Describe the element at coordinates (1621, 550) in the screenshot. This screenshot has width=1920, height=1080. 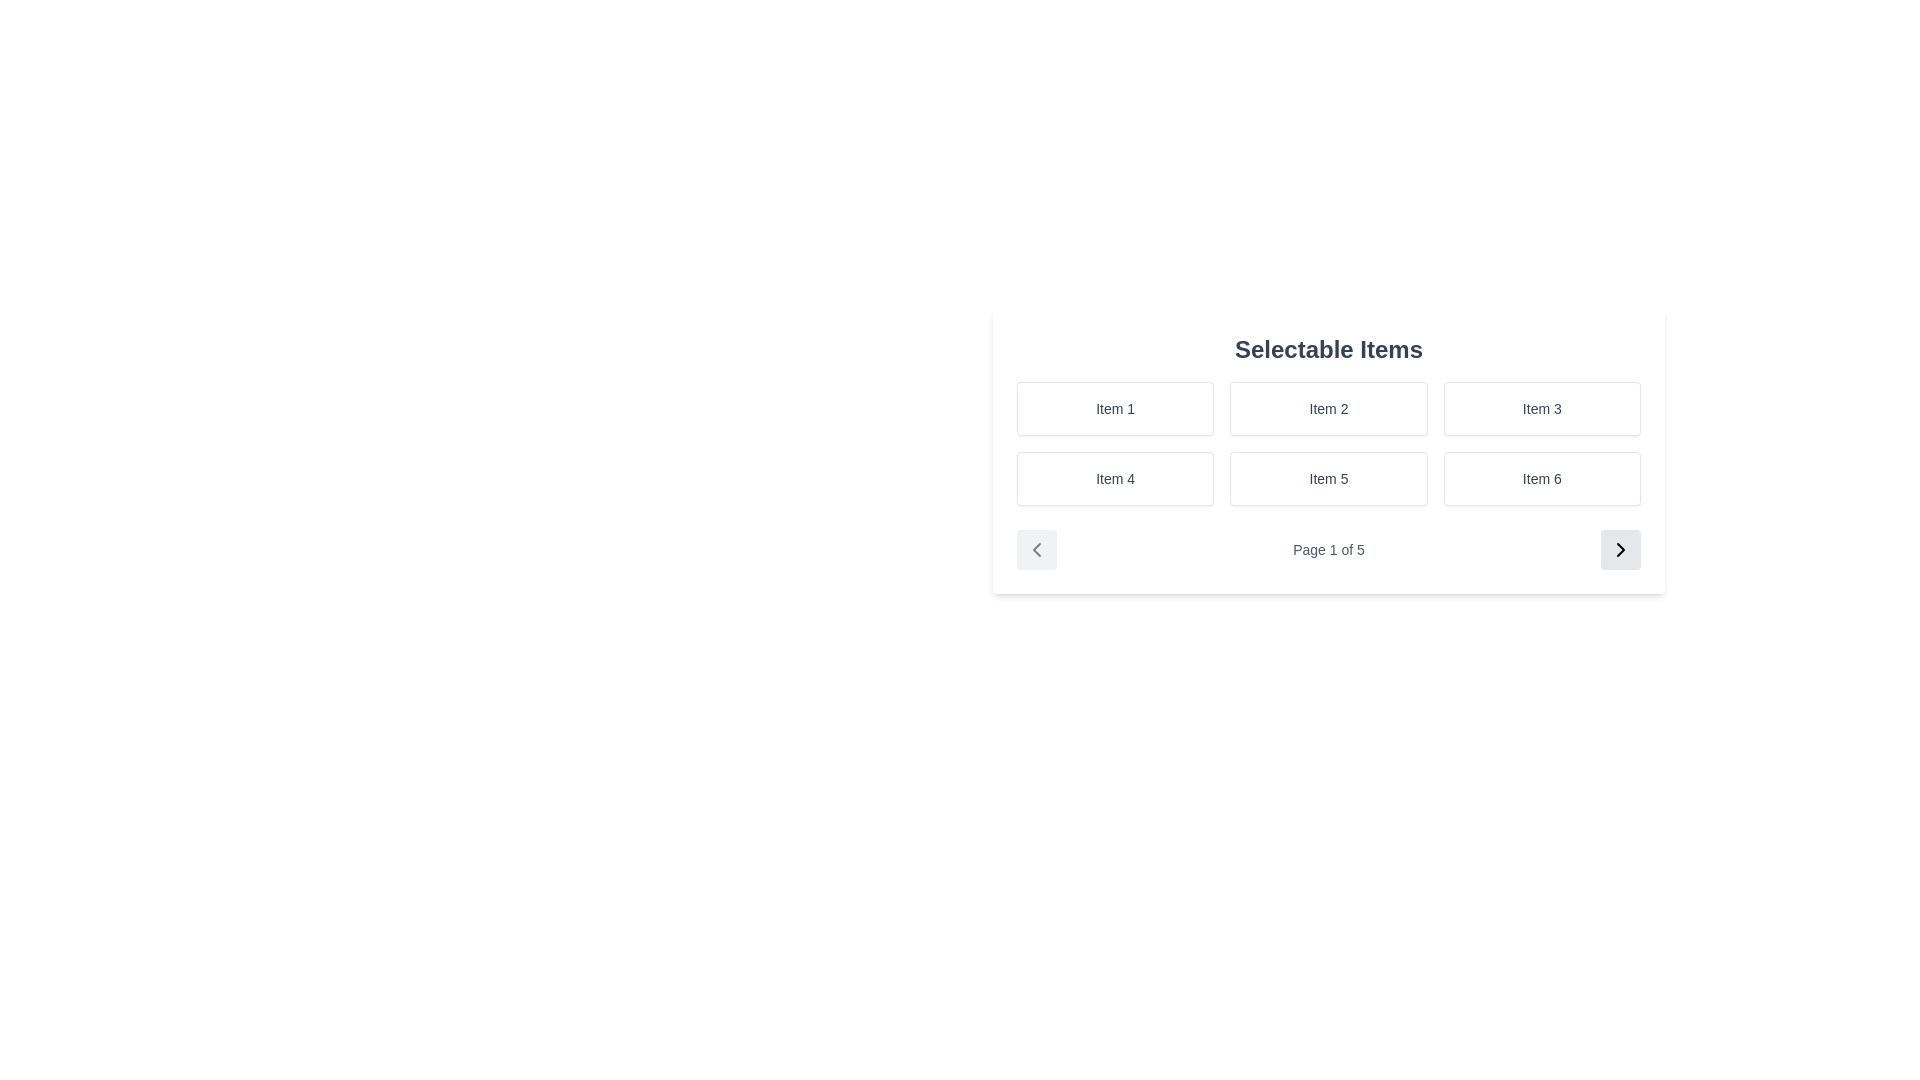
I see `the 'next page' navigation icon located at the bottom-right corner of the interface` at that location.